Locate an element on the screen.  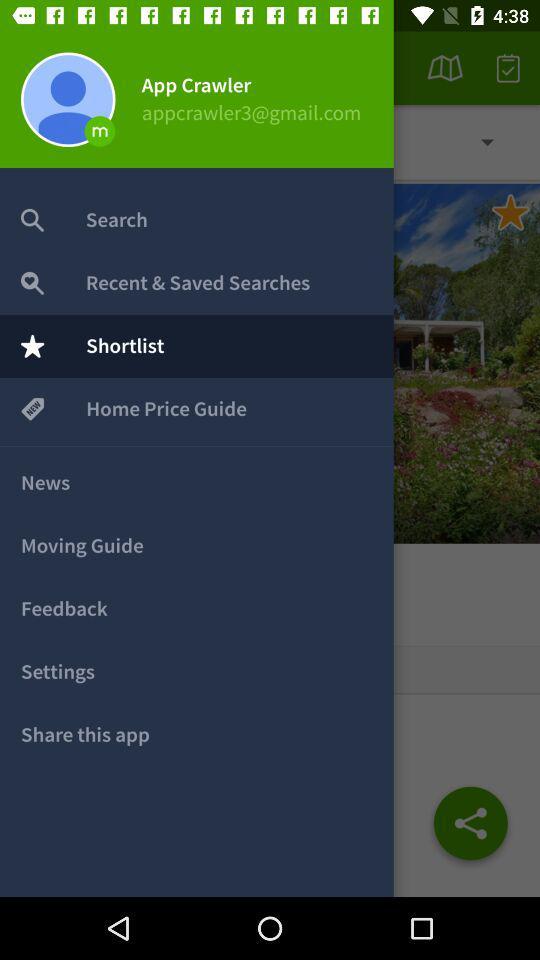
the share icon is located at coordinates (470, 827).